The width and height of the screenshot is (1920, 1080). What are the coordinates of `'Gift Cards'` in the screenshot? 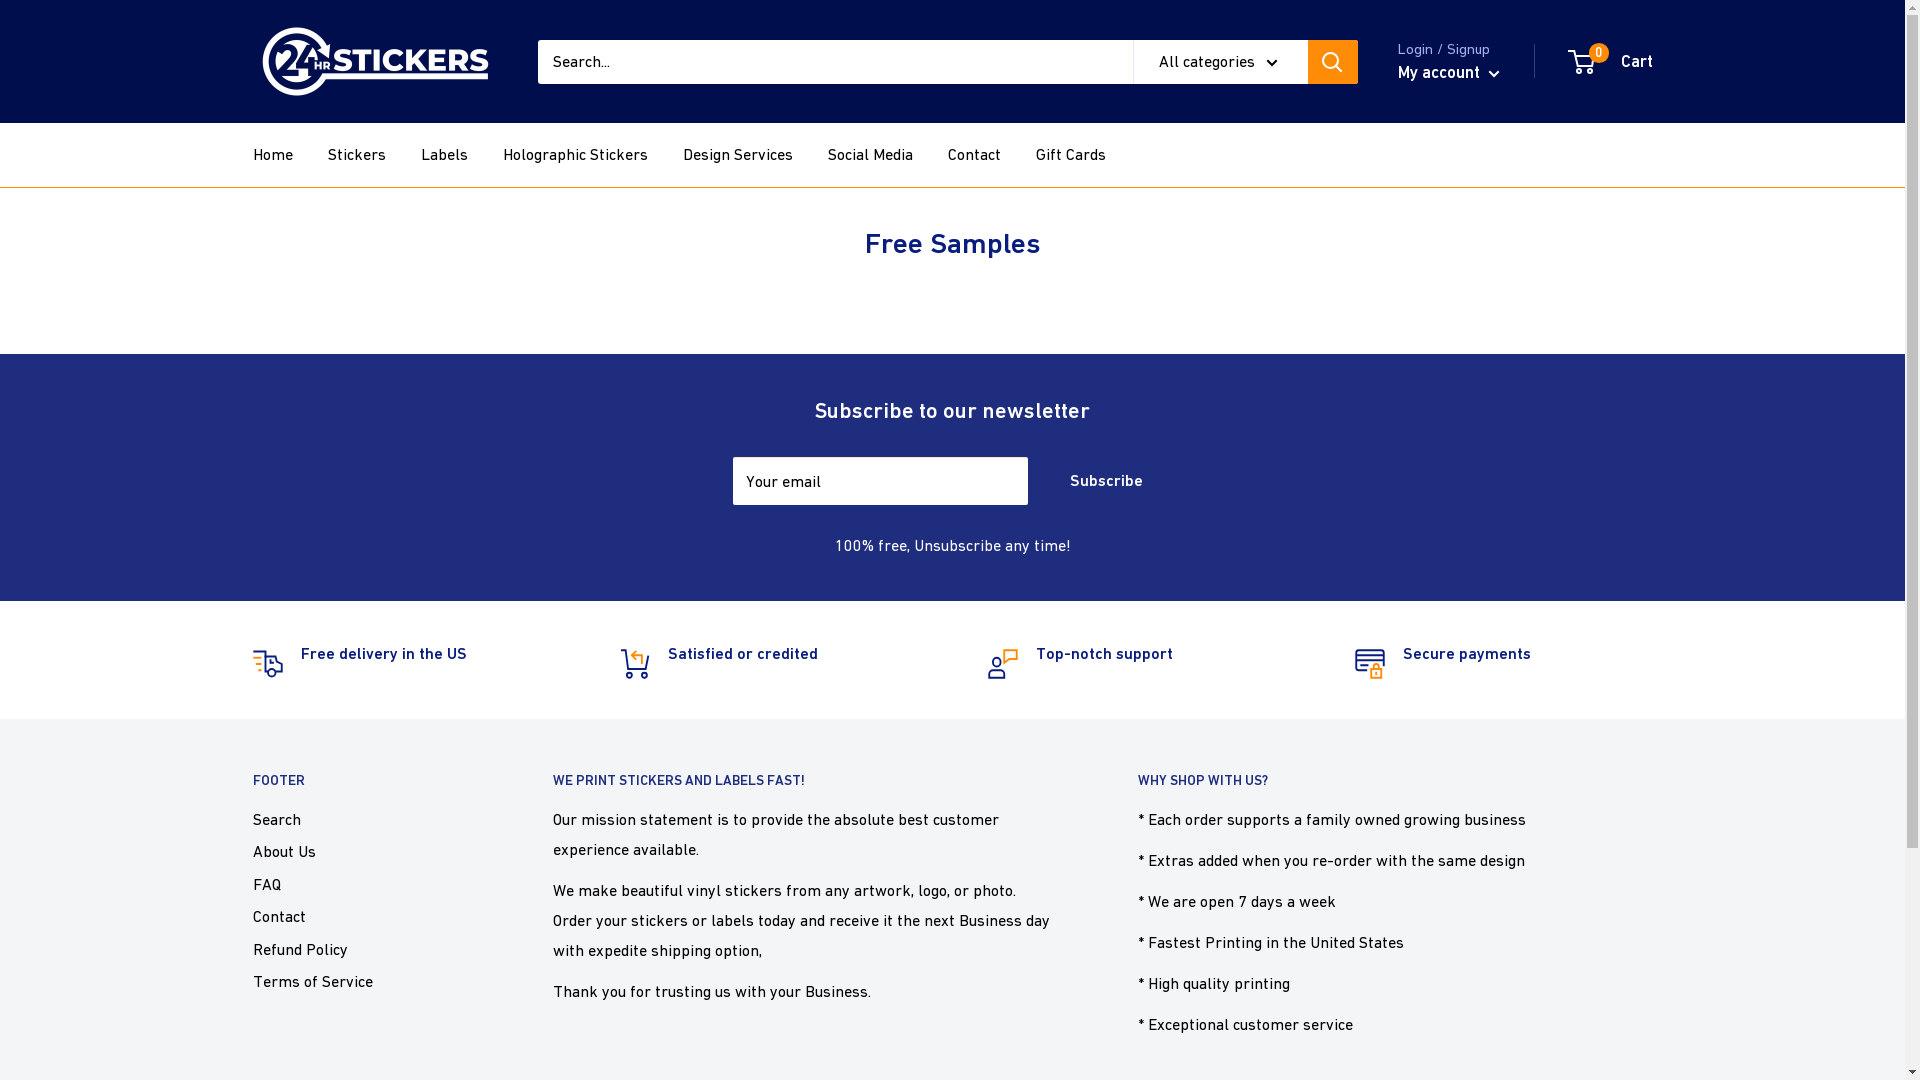 It's located at (1069, 153).